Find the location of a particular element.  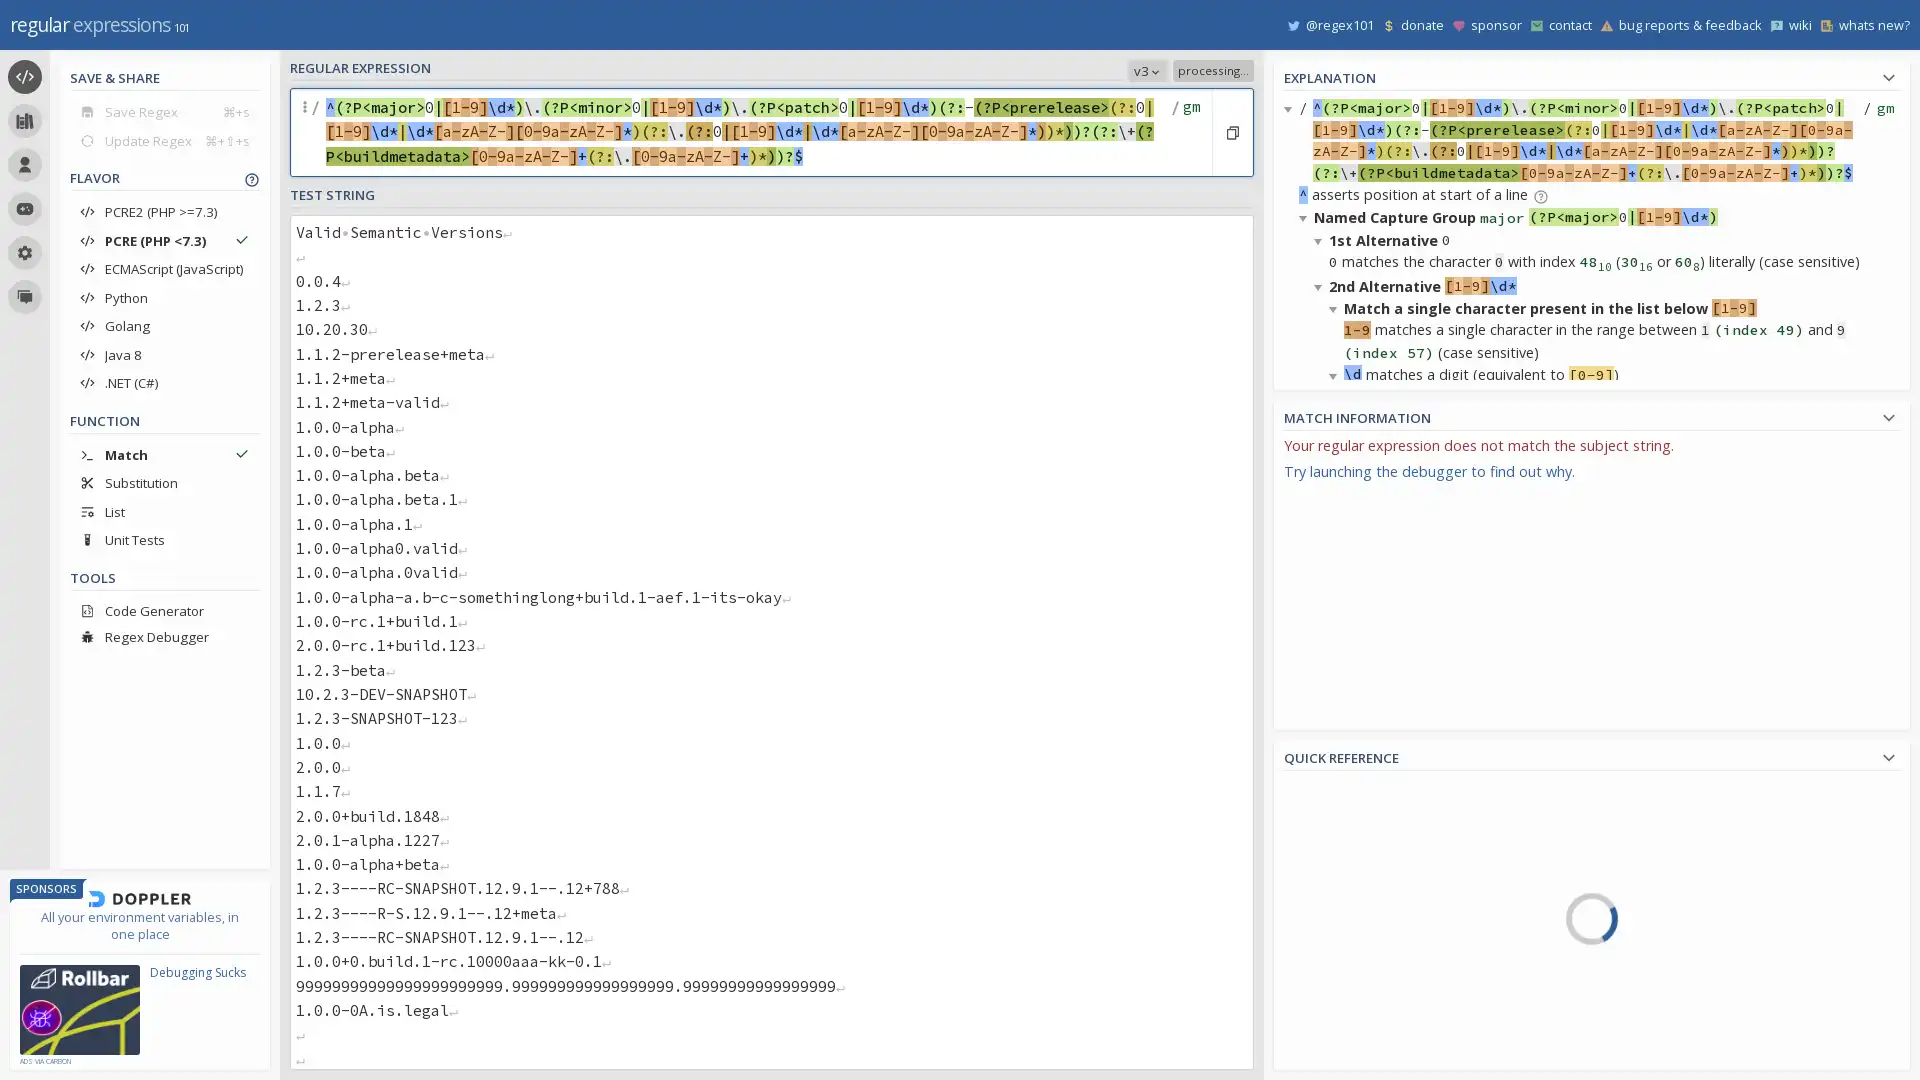

Any non-whitespace character \S is located at coordinates (1691, 1019).